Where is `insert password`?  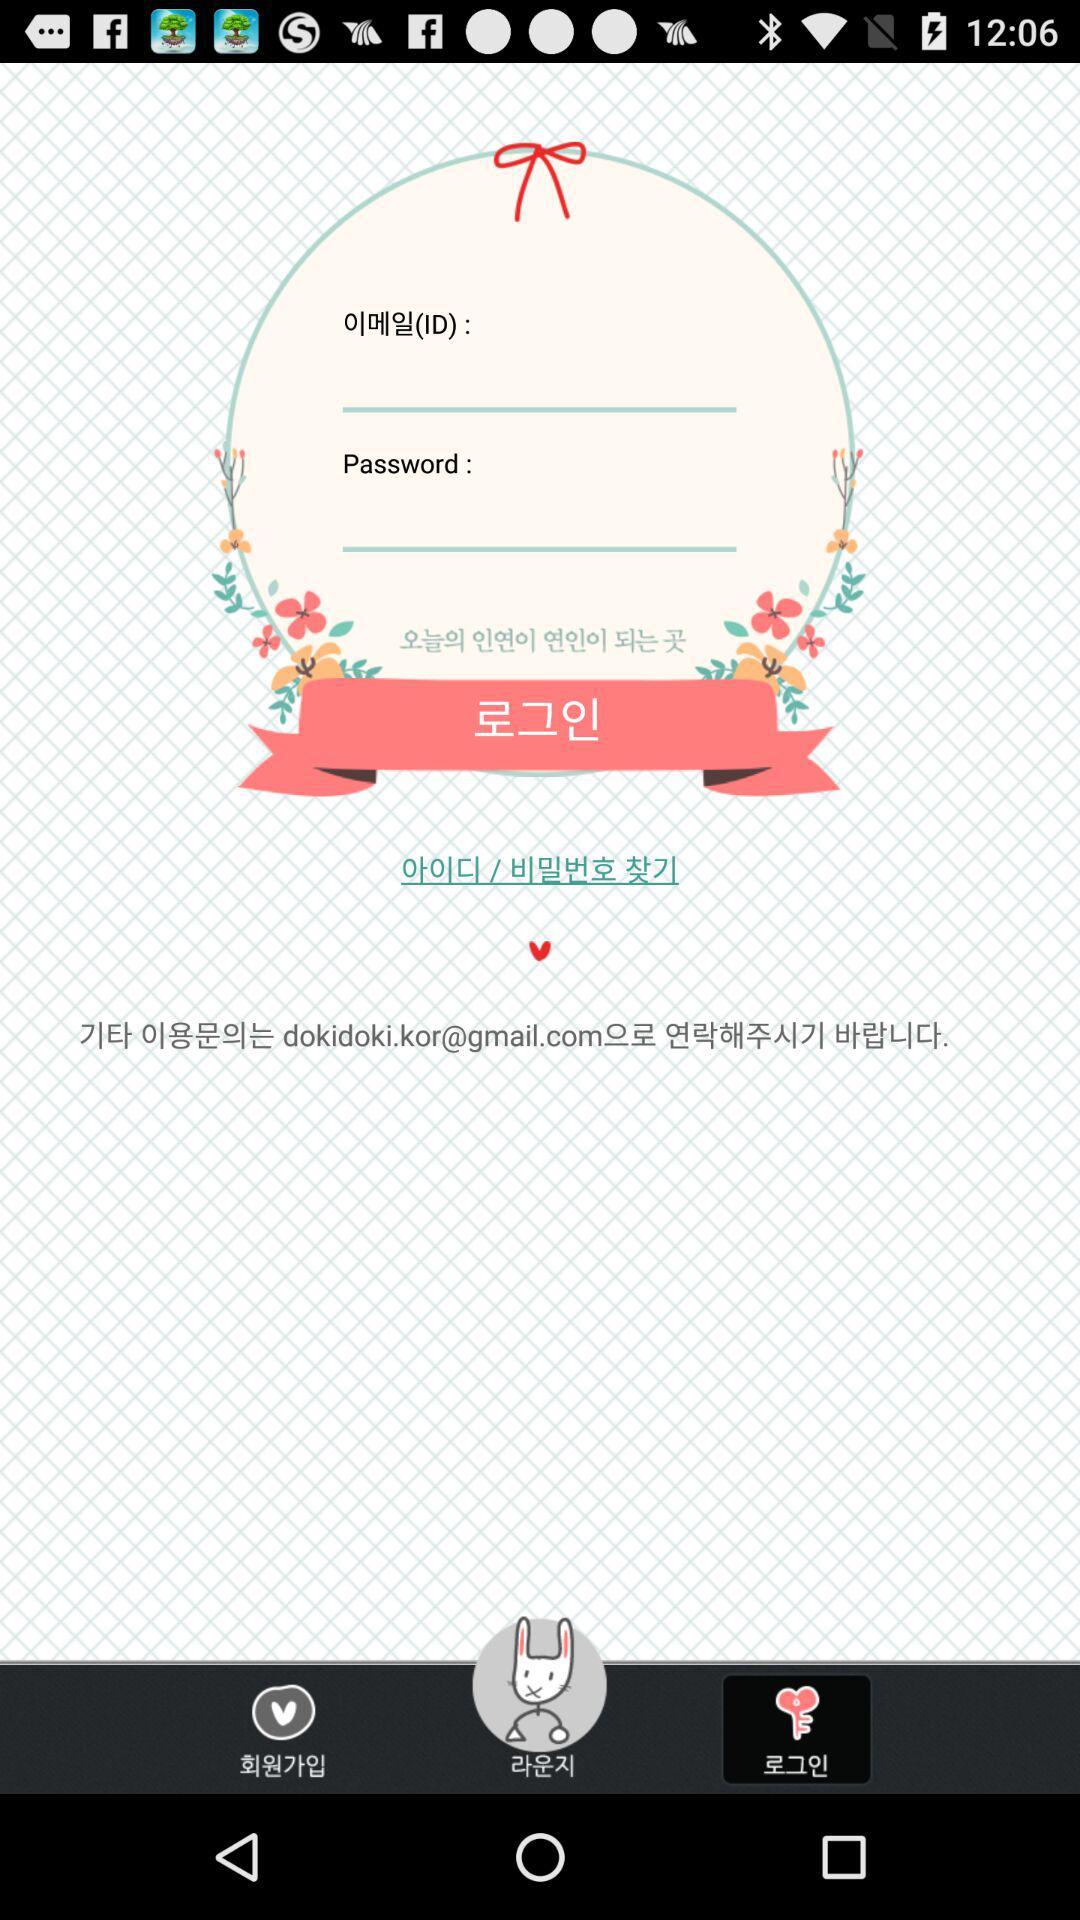
insert password is located at coordinates (538, 516).